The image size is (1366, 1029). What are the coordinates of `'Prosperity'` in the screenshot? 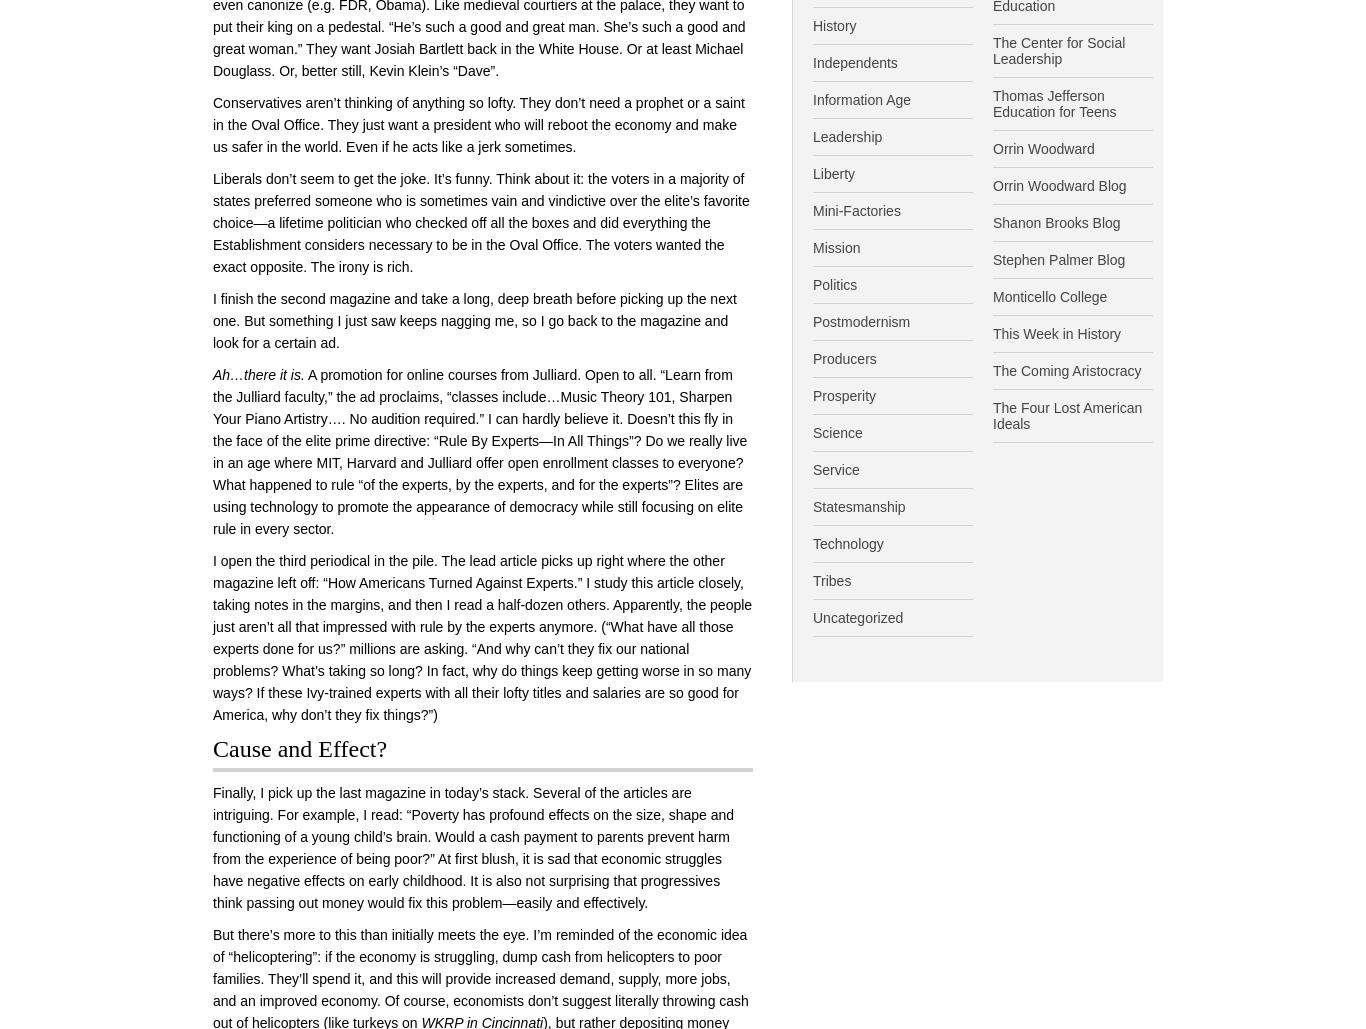 It's located at (843, 394).